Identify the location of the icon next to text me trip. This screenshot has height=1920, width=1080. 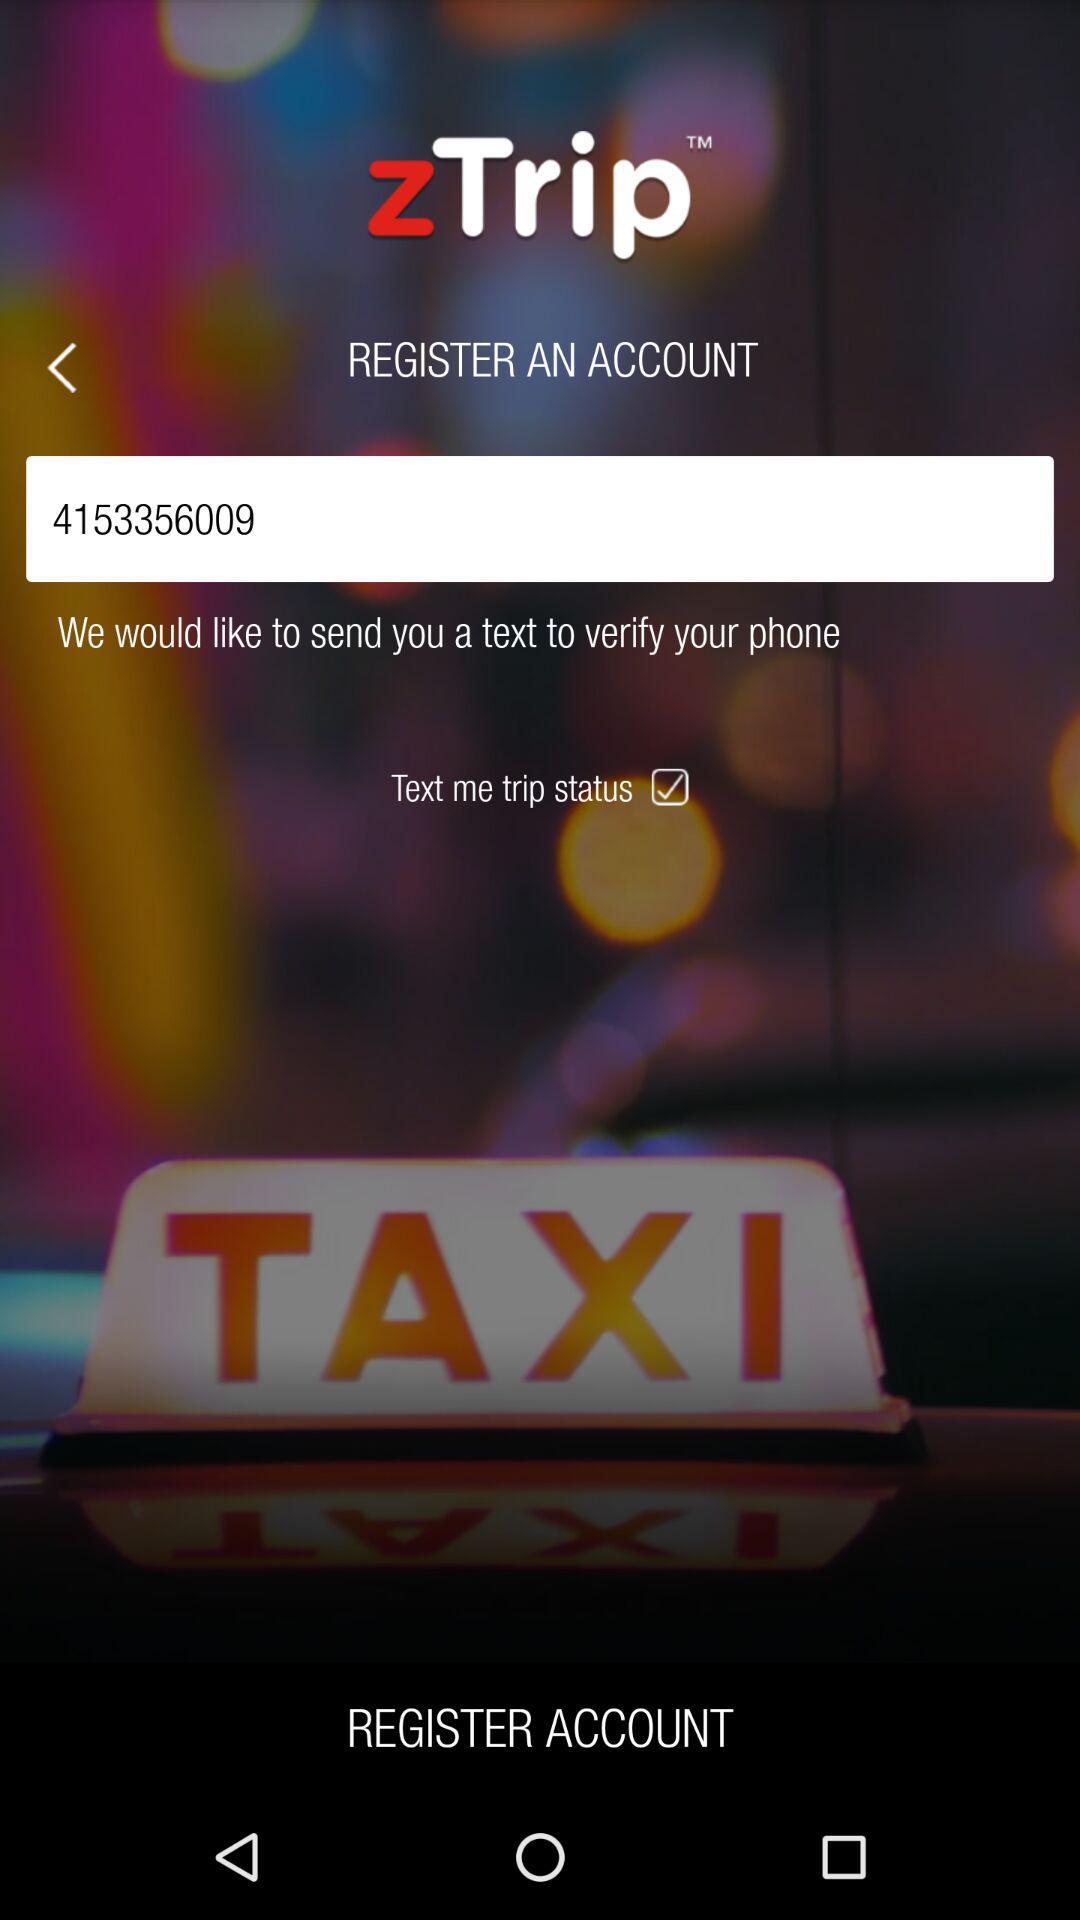
(672, 786).